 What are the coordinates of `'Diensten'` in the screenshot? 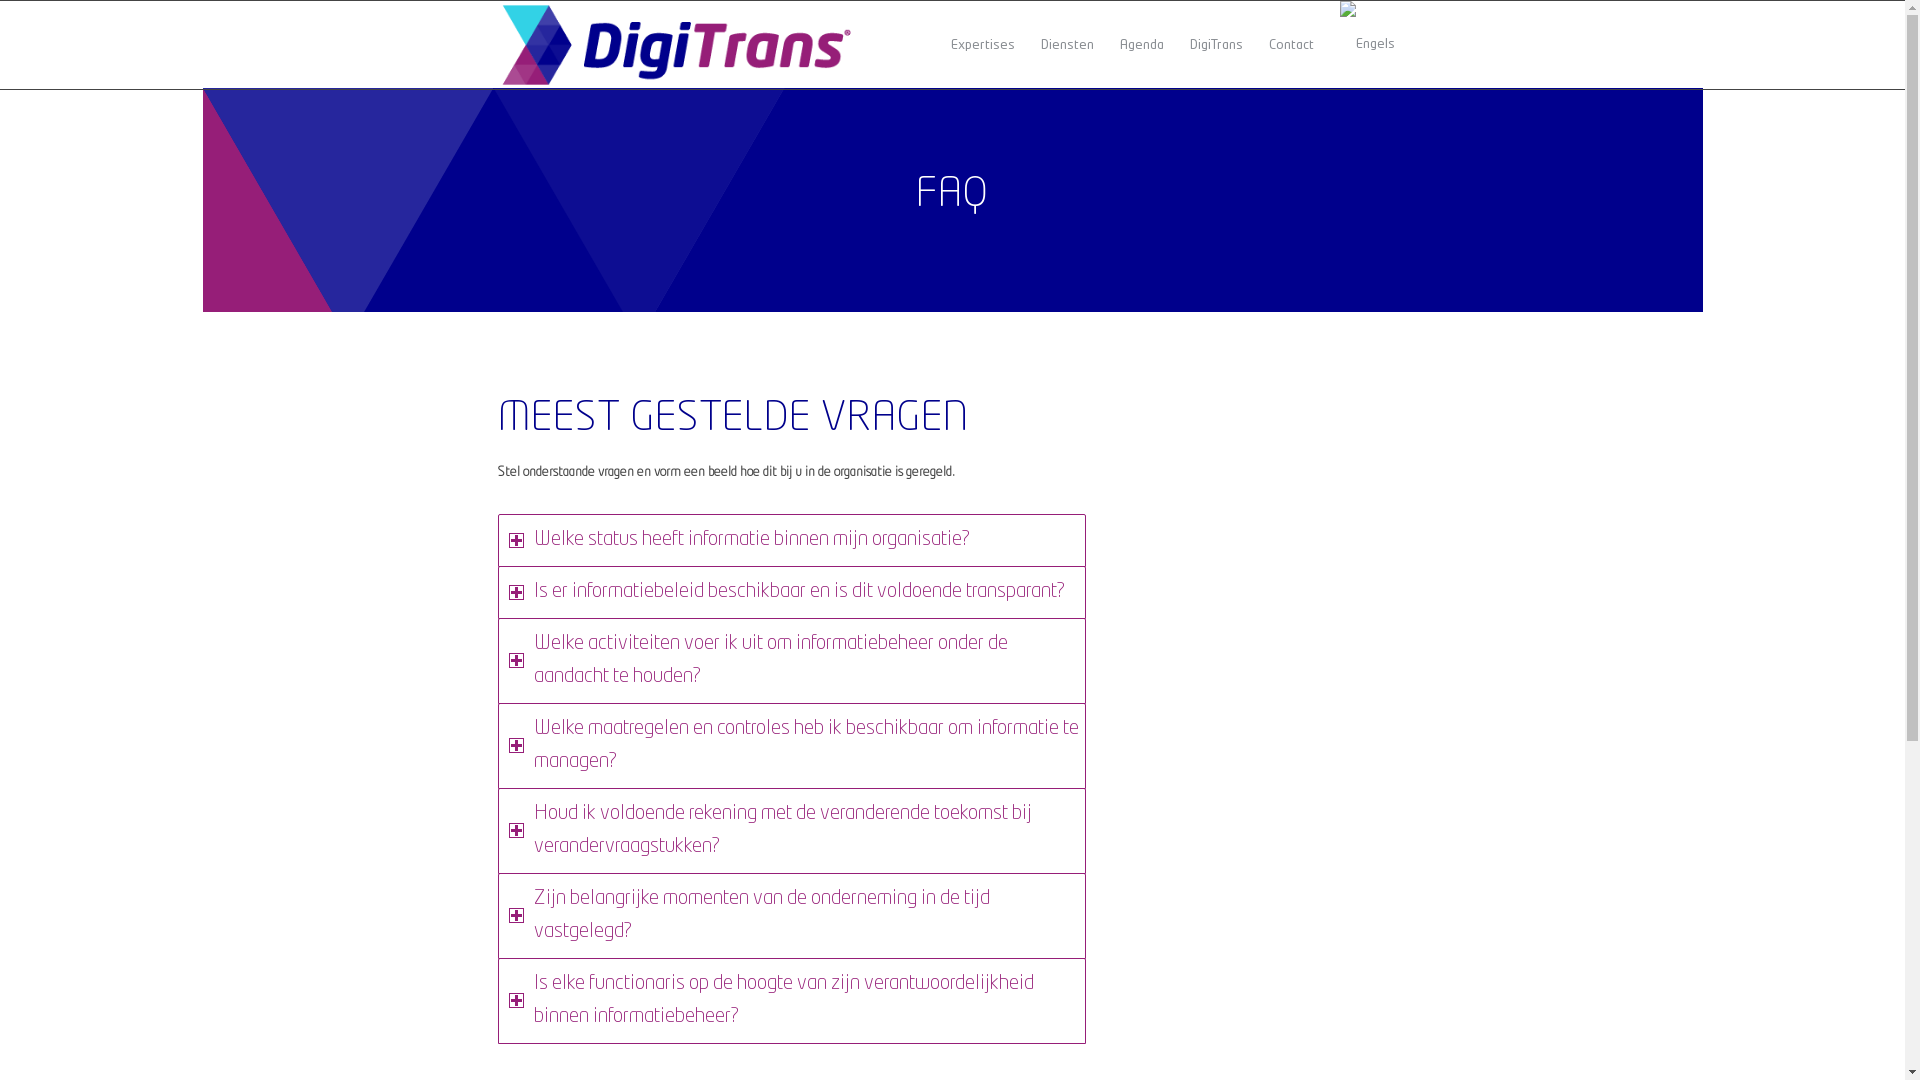 It's located at (1066, 45).